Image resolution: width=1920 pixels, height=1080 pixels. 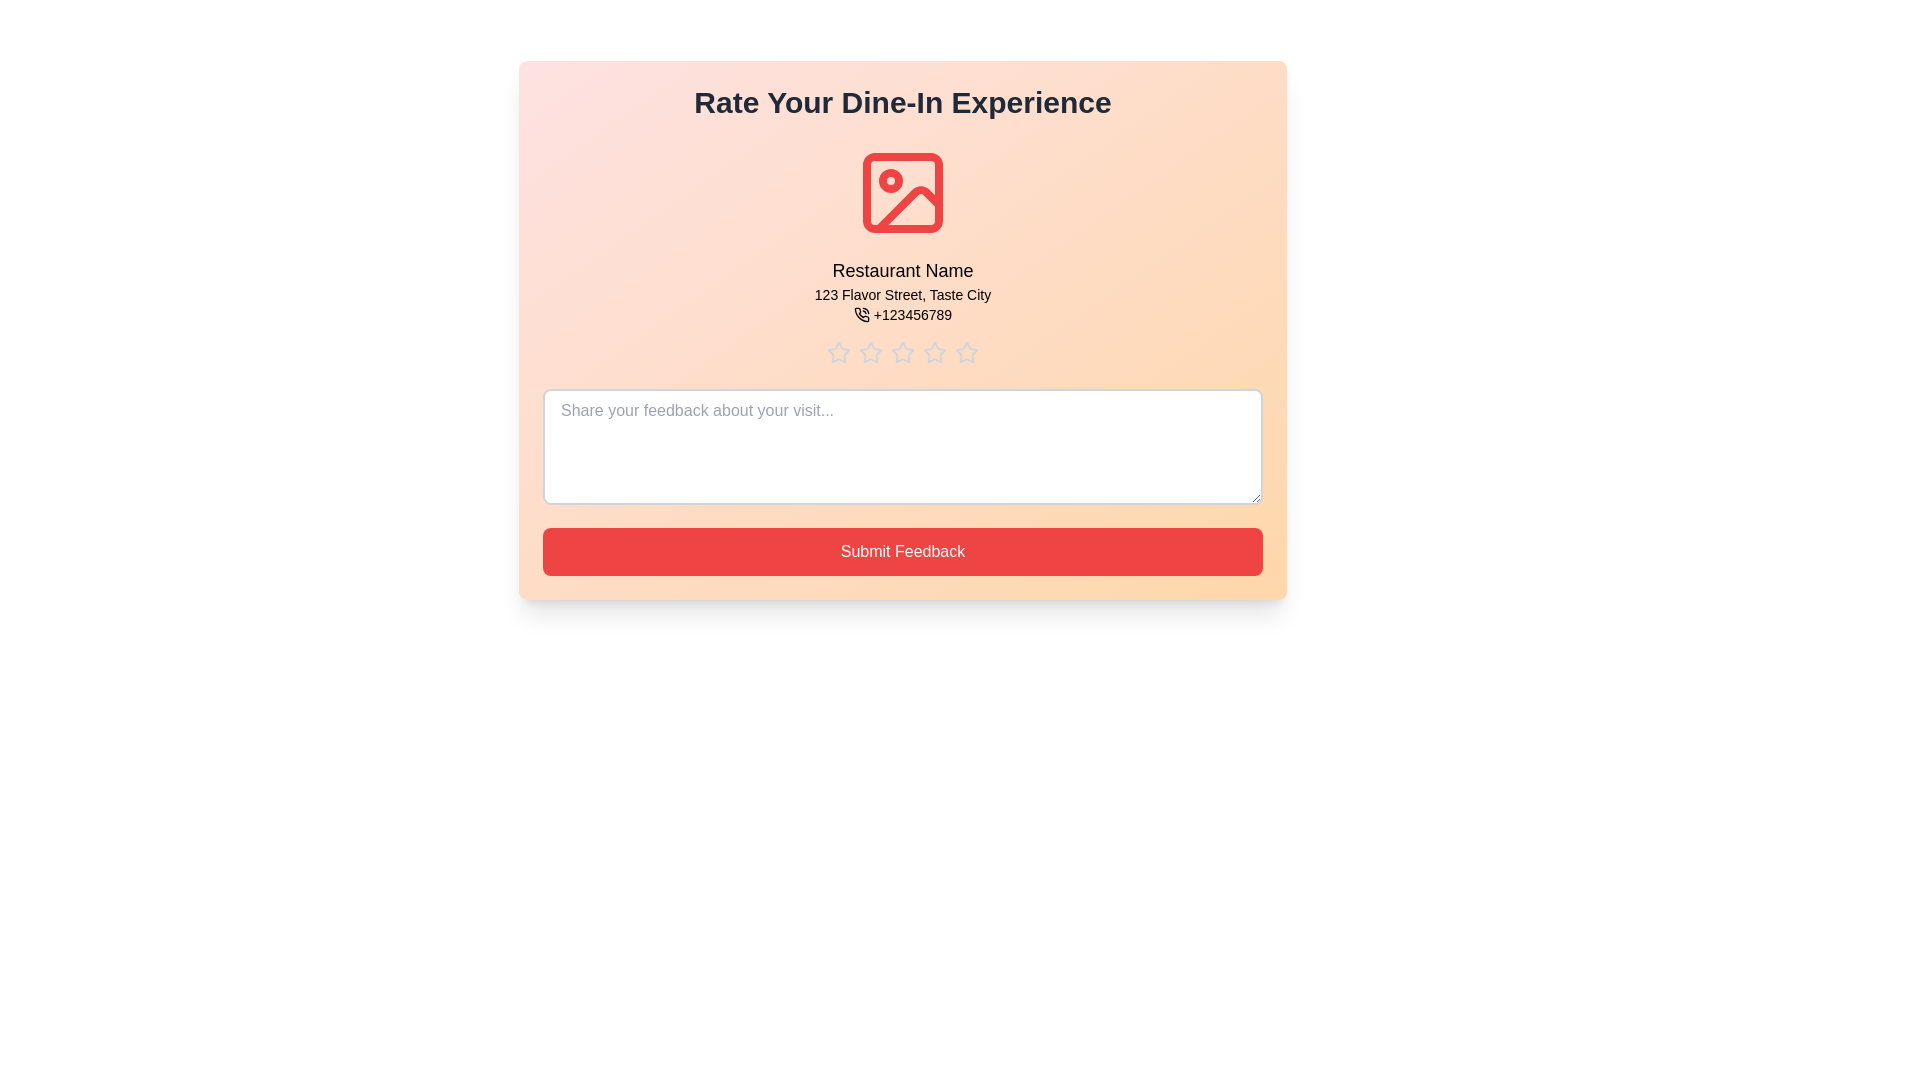 What do you see at coordinates (839, 352) in the screenshot?
I see `the star corresponding to 1 stars to preview the rating` at bounding box center [839, 352].